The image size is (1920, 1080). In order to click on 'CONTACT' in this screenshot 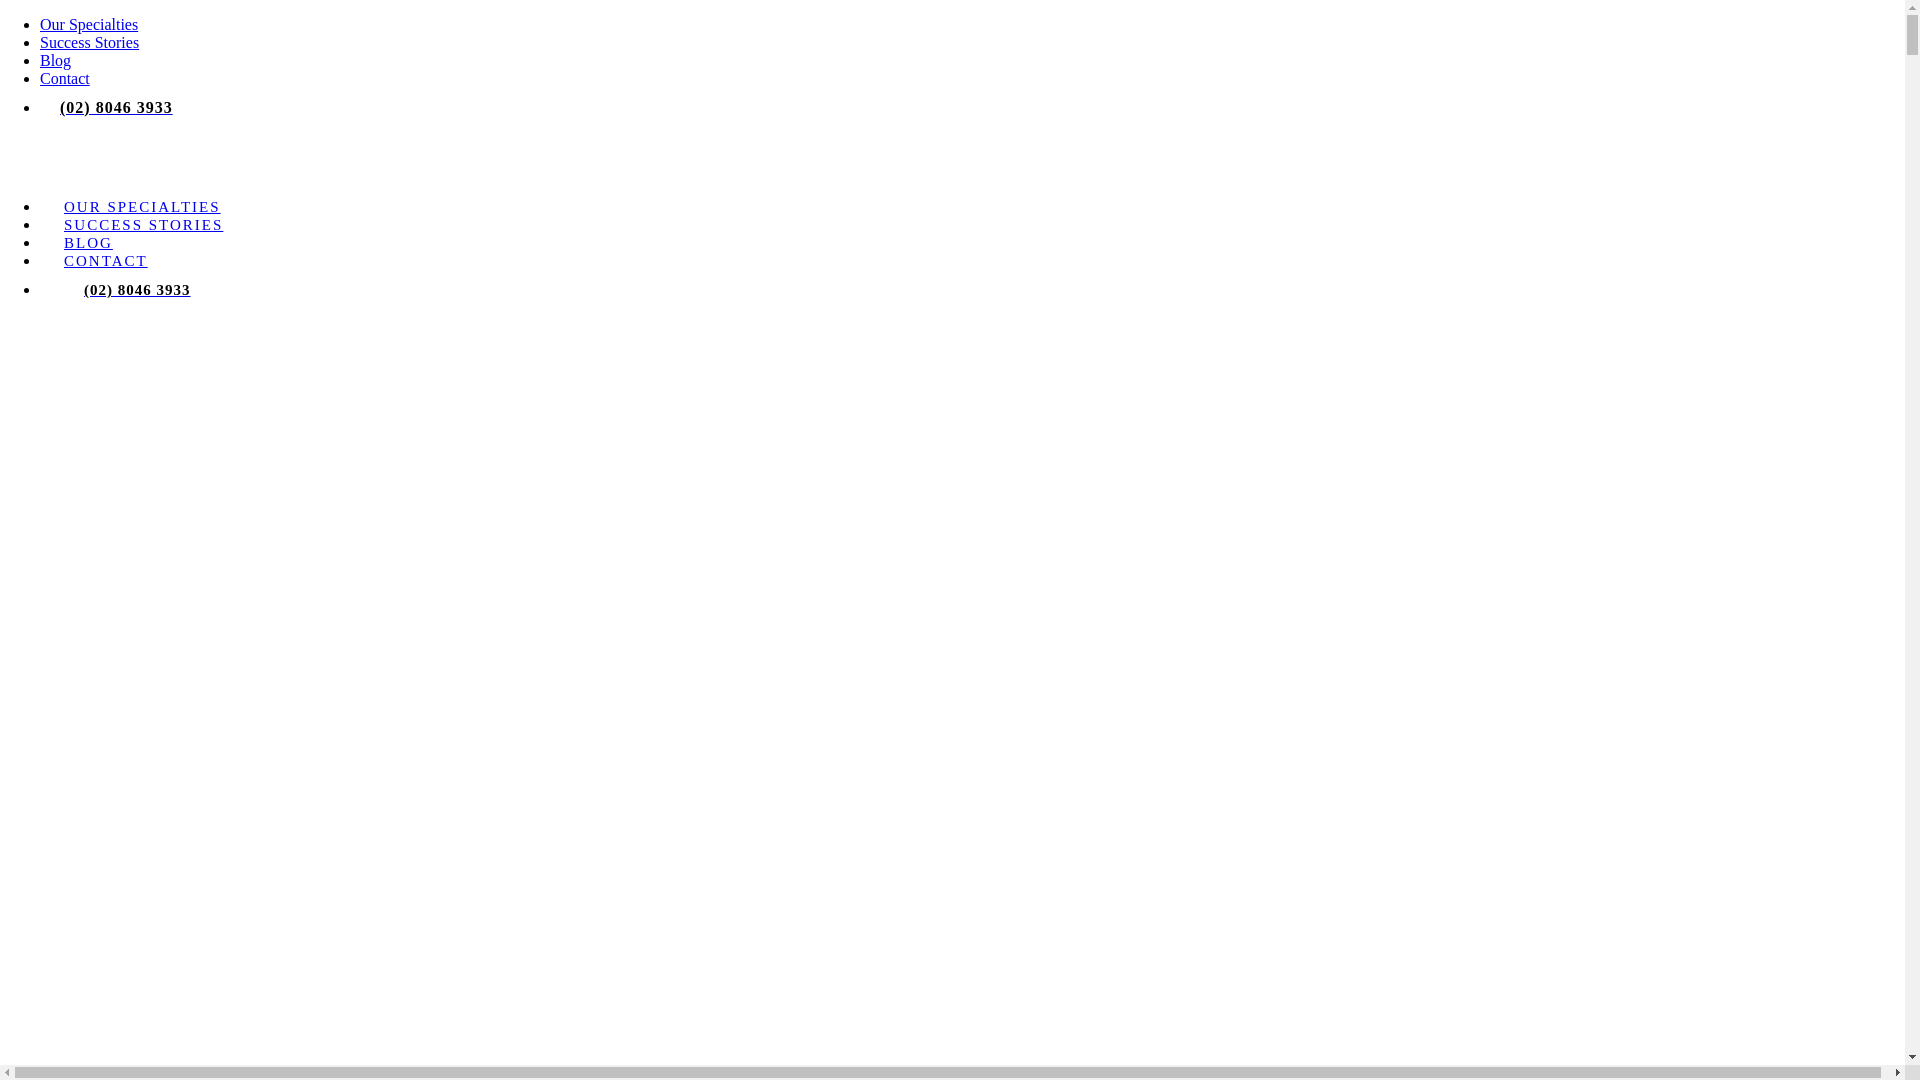, I will do `click(104, 260)`.